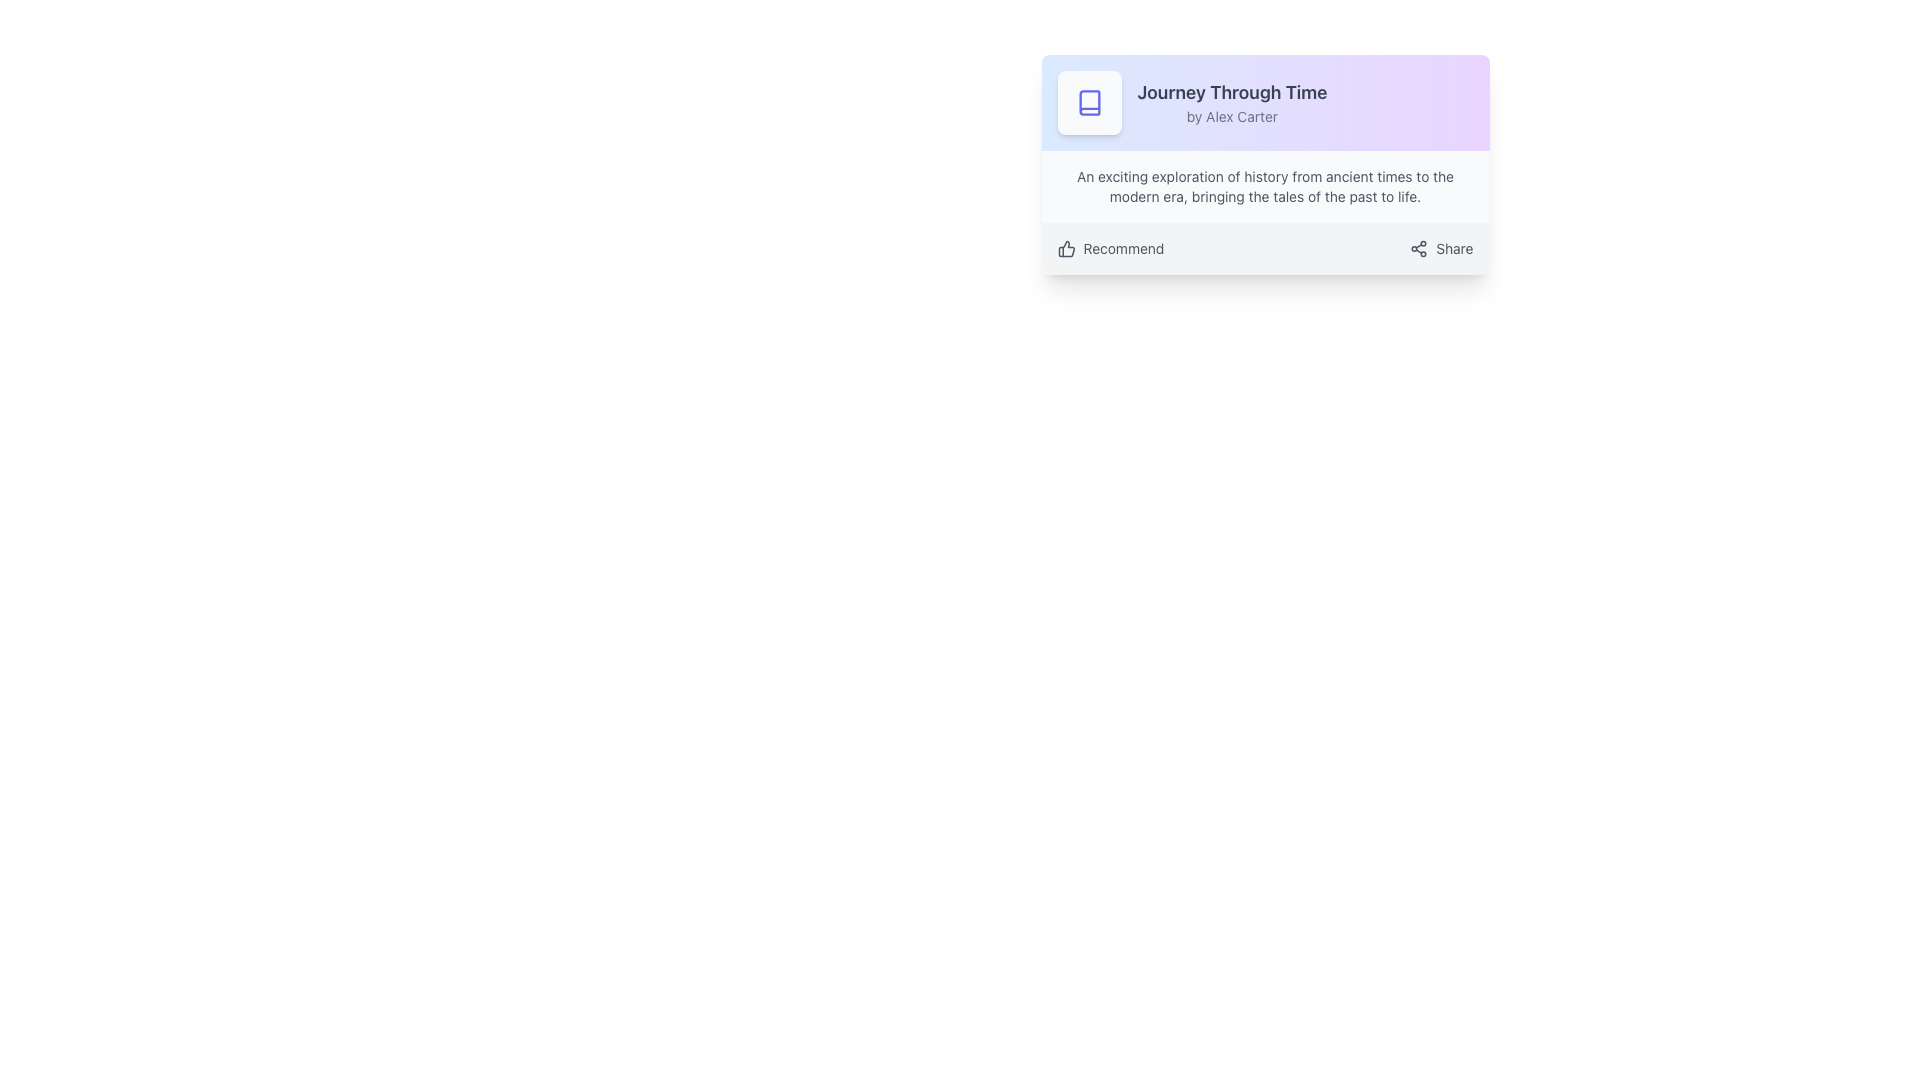 The width and height of the screenshot is (1920, 1080). What do you see at coordinates (1109, 248) in the screenshot?
I see `the left button at the bottom of the card to change its color, indicating support or approval for the content` at bounding box center [1109, 248].